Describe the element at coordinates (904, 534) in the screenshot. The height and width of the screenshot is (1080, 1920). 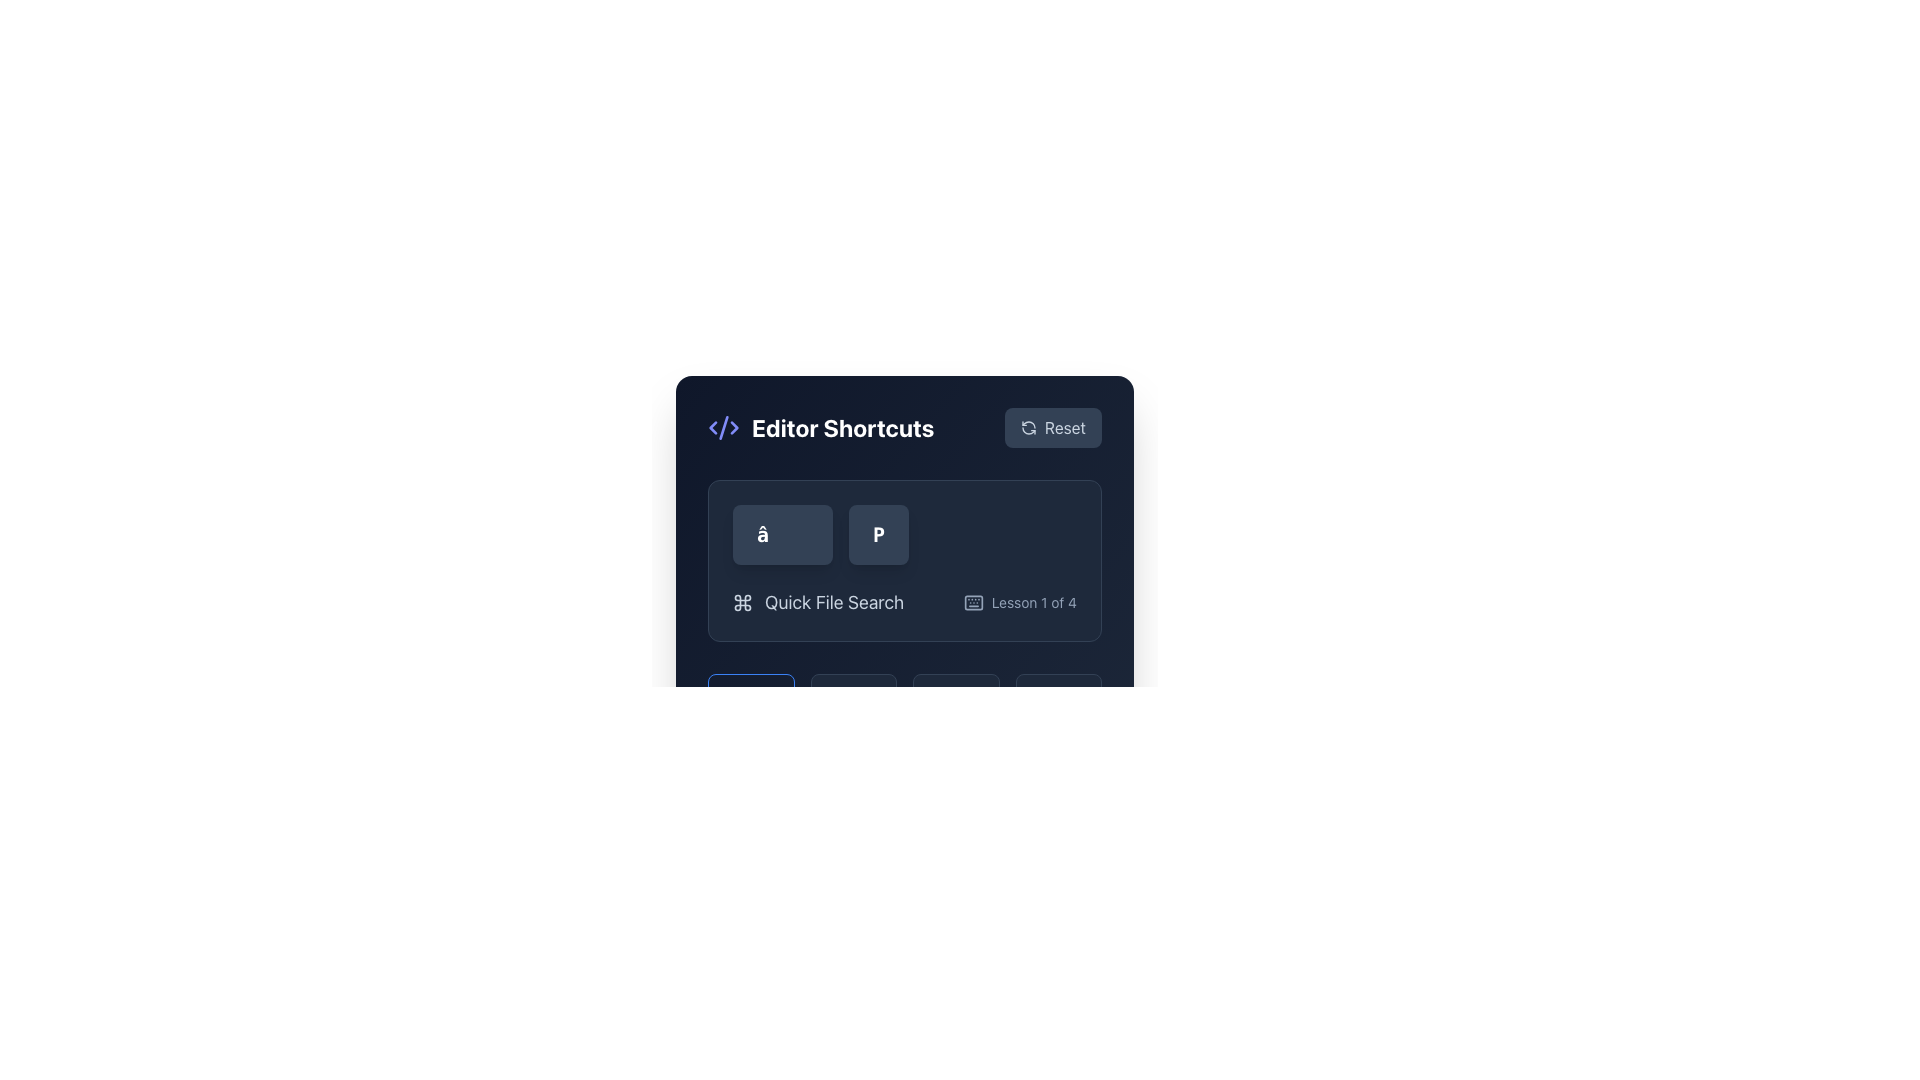
I see `the keyboard shortcut display element located in the 'Quick File Search' section to learn the keyboard shortcut` at that location.